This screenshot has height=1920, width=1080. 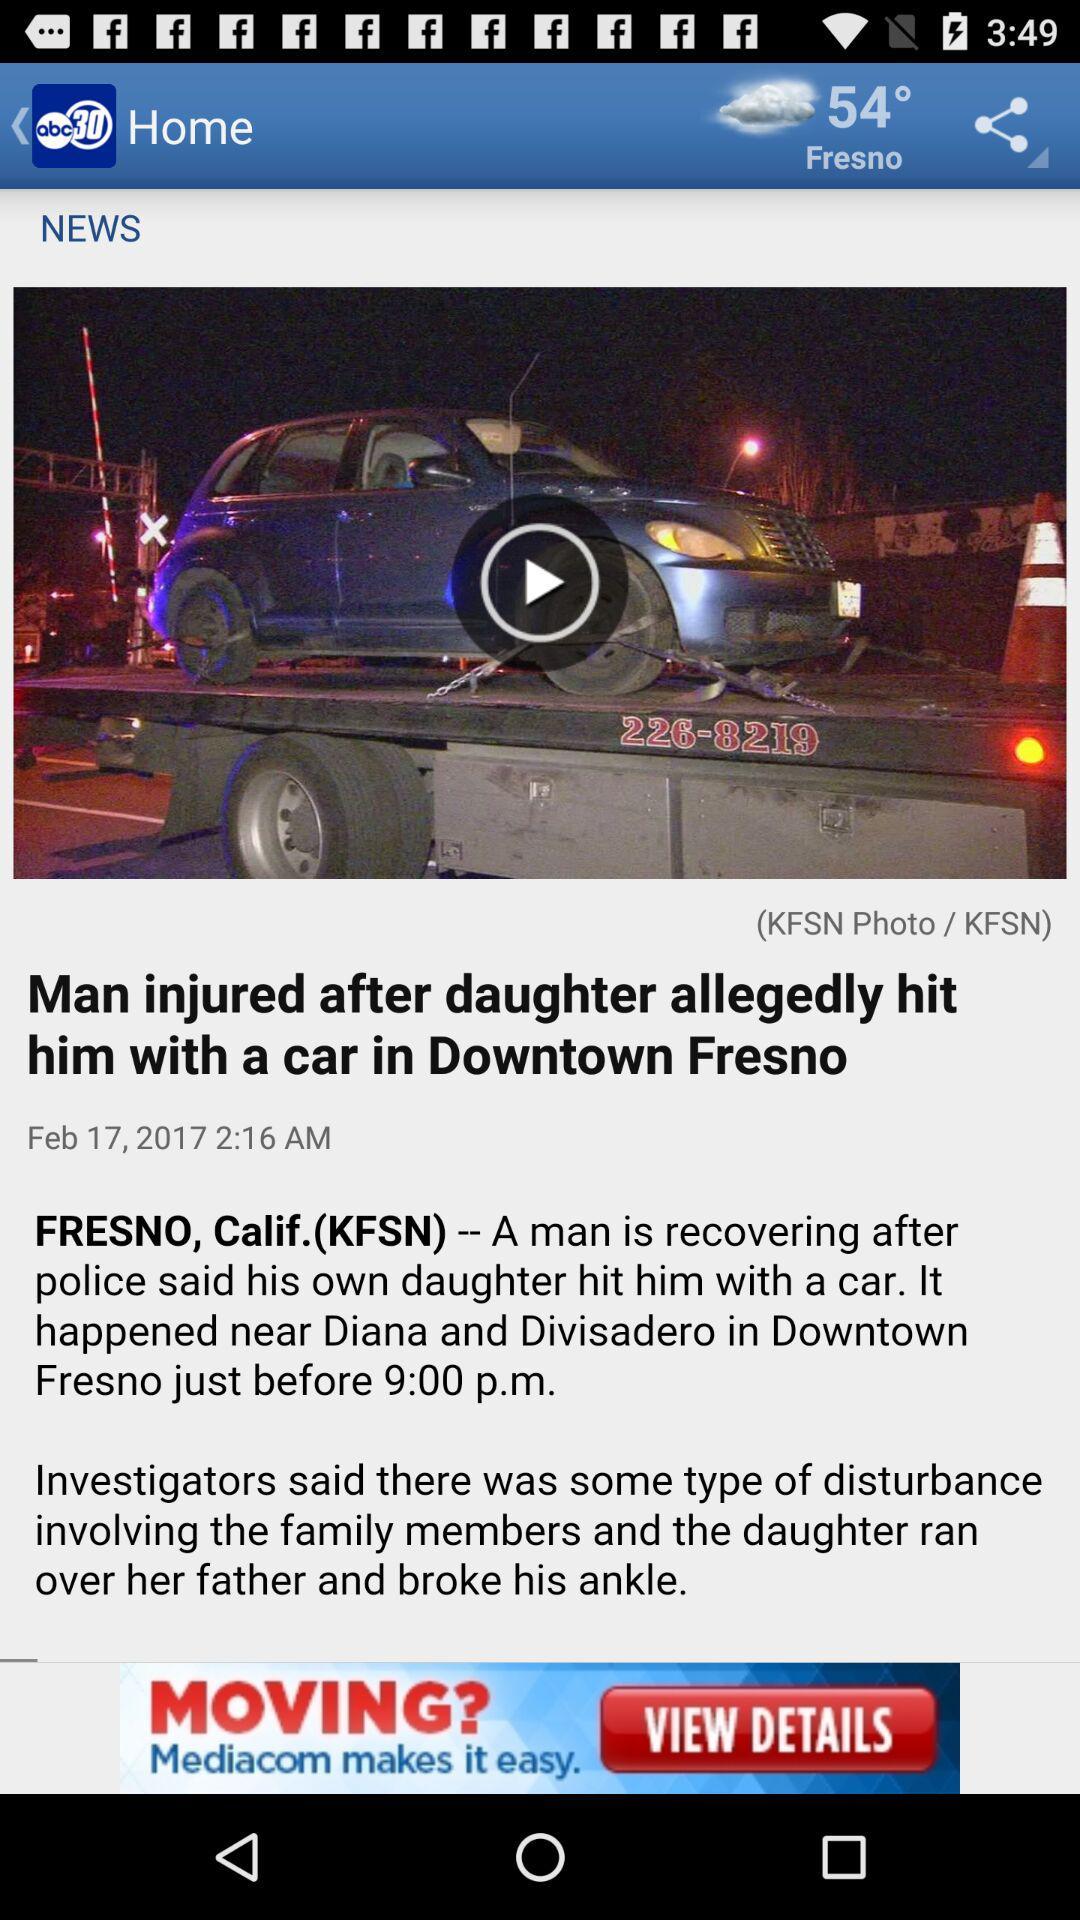 What do you see at coordinates (1006, 124) in the screenshot?
I see `the share button` at bounding box center [1006, 124].